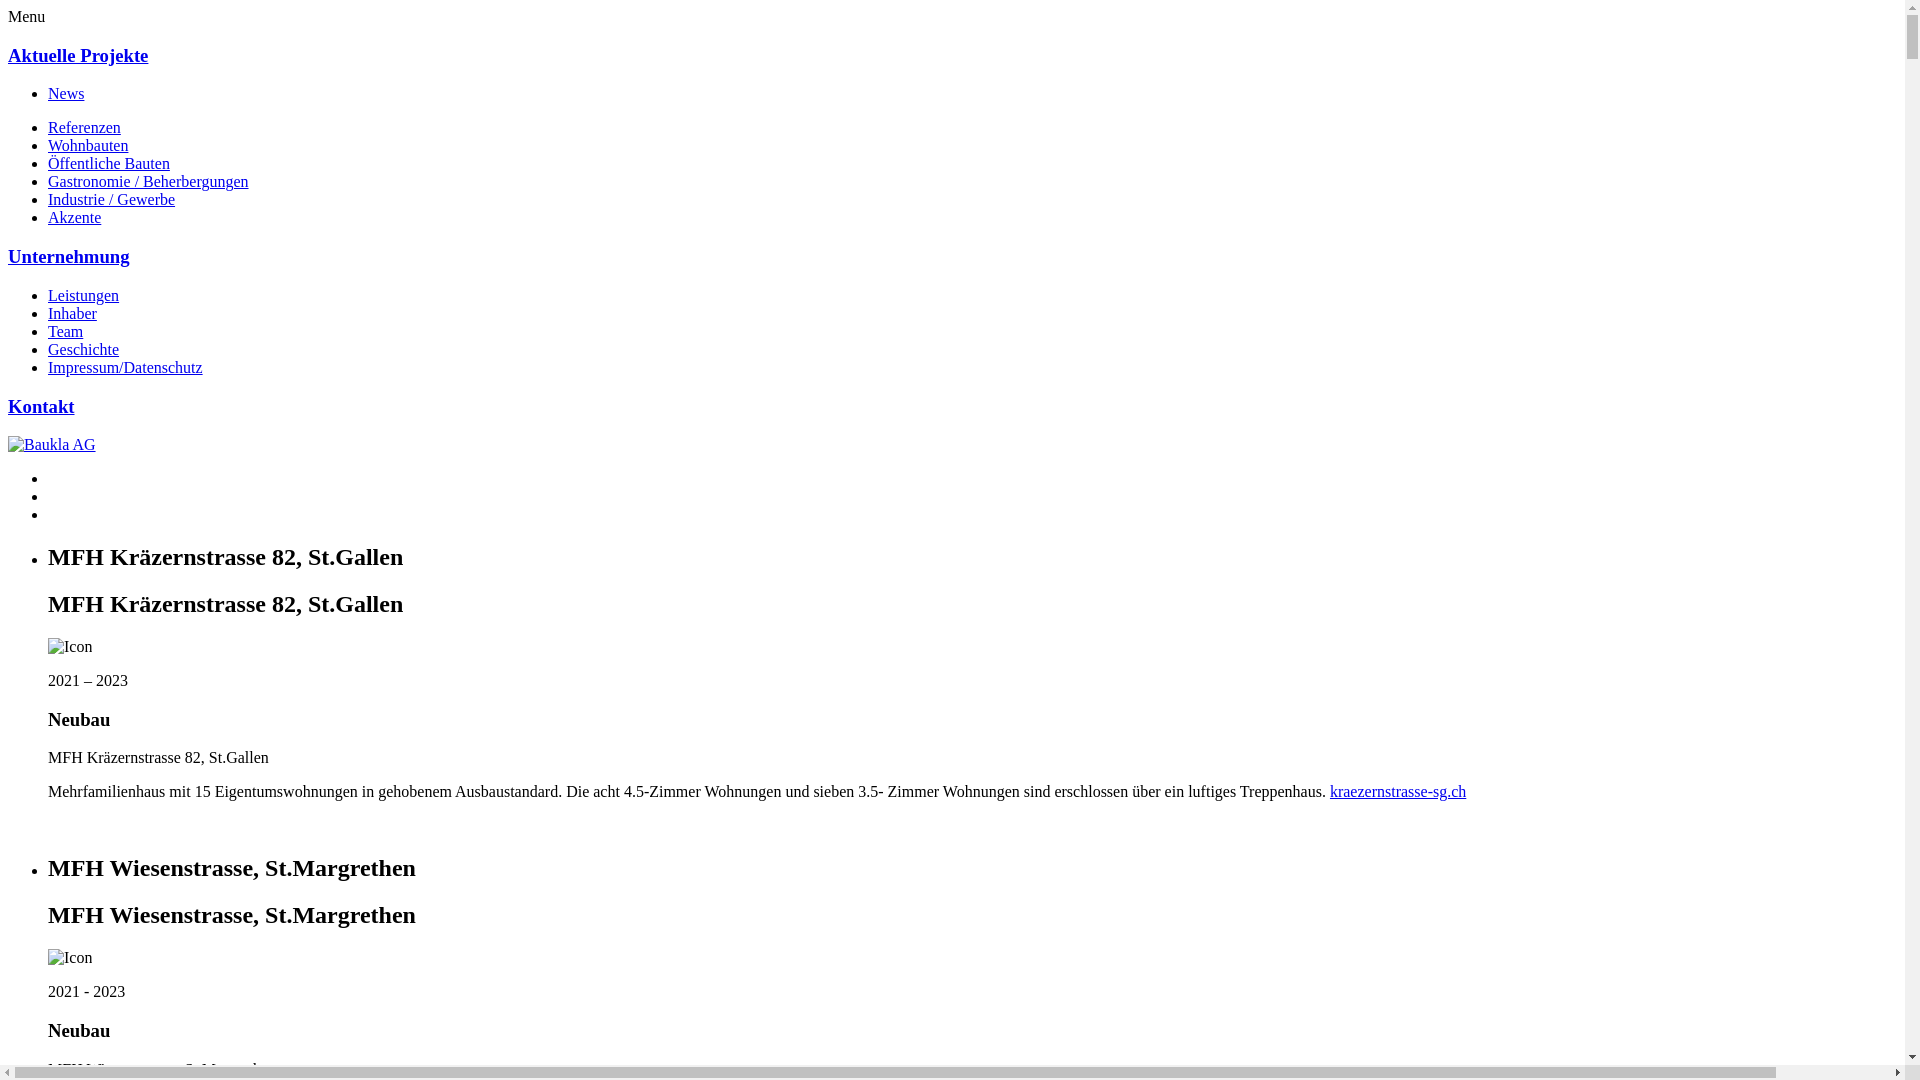 The height and width of the screenshot is (1080, 1920). Describe the element at coordinates (124, 367) in the screenshot. I see `'Impressum/Datenschutz'` at that location.